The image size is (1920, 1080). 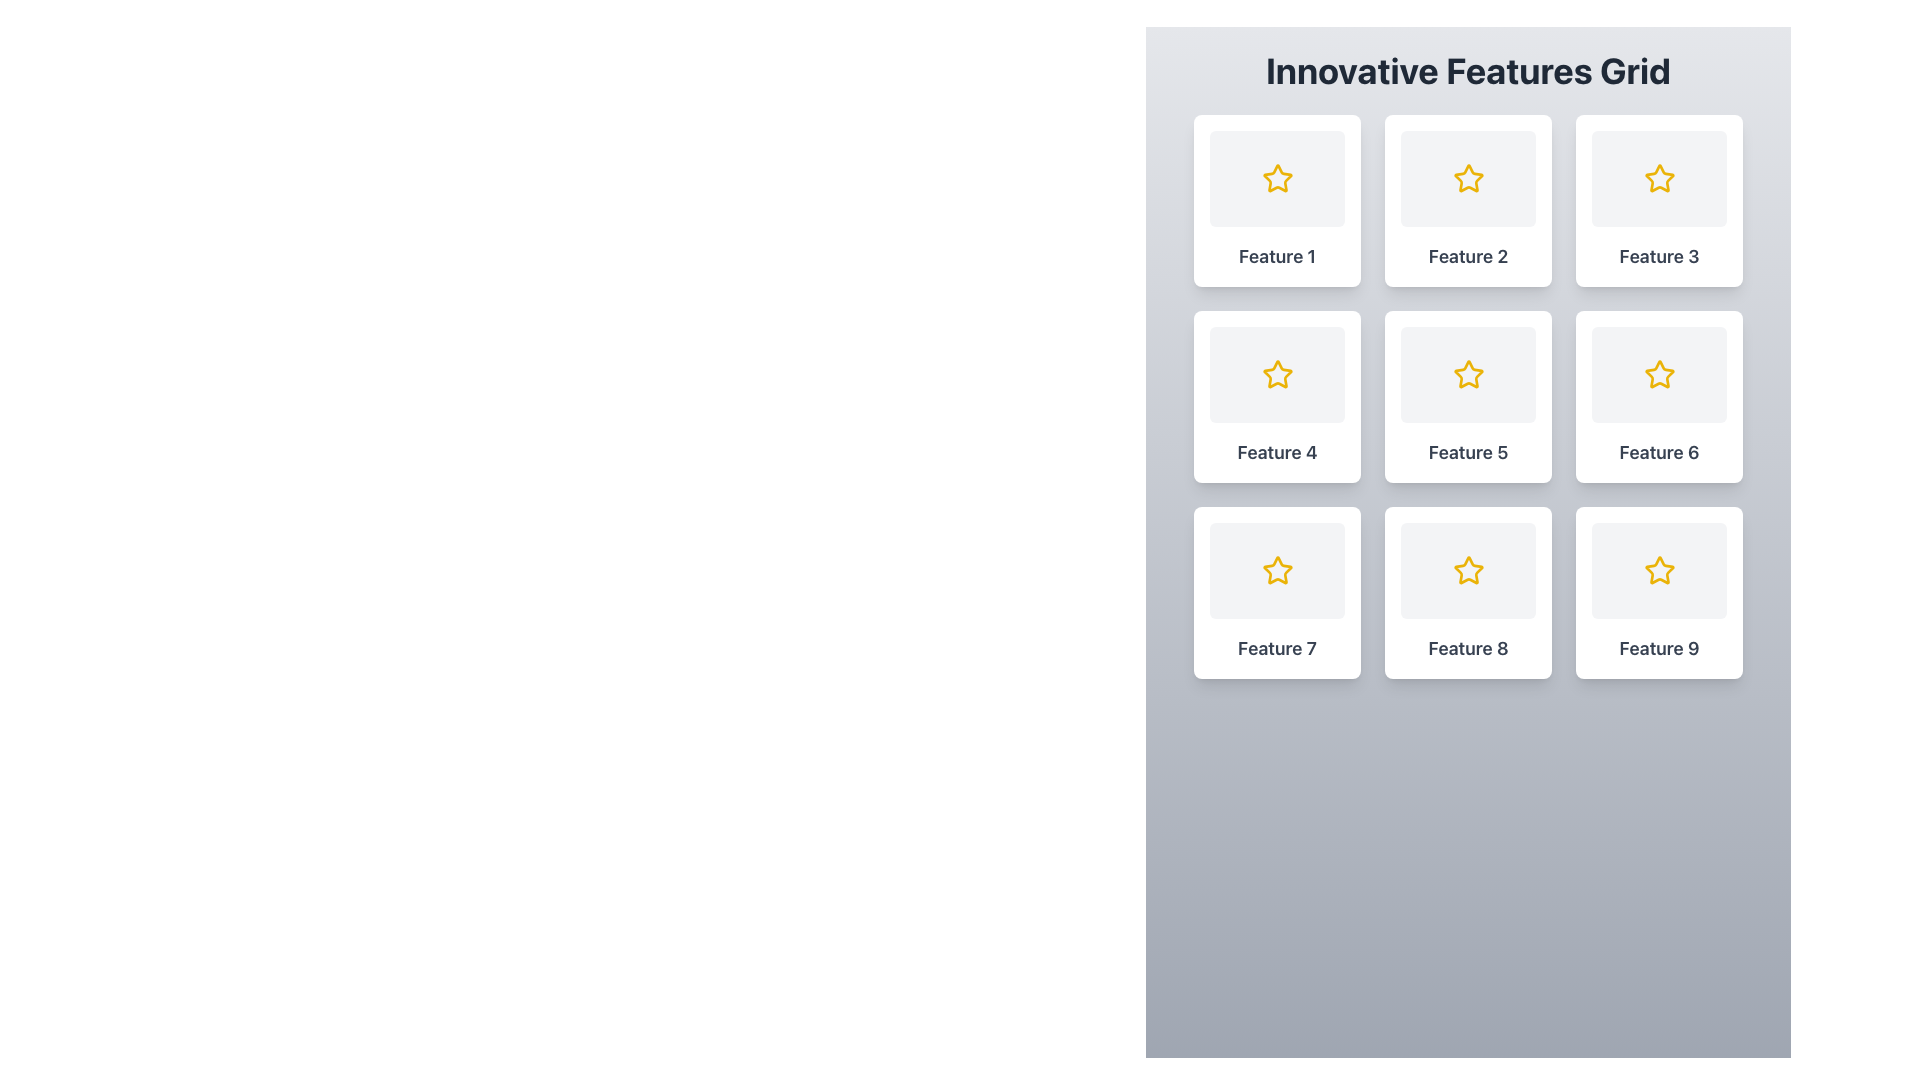 I want to click on the star icon in the top row, third column of a 3x3 grid, so click(x=1659, y=177).